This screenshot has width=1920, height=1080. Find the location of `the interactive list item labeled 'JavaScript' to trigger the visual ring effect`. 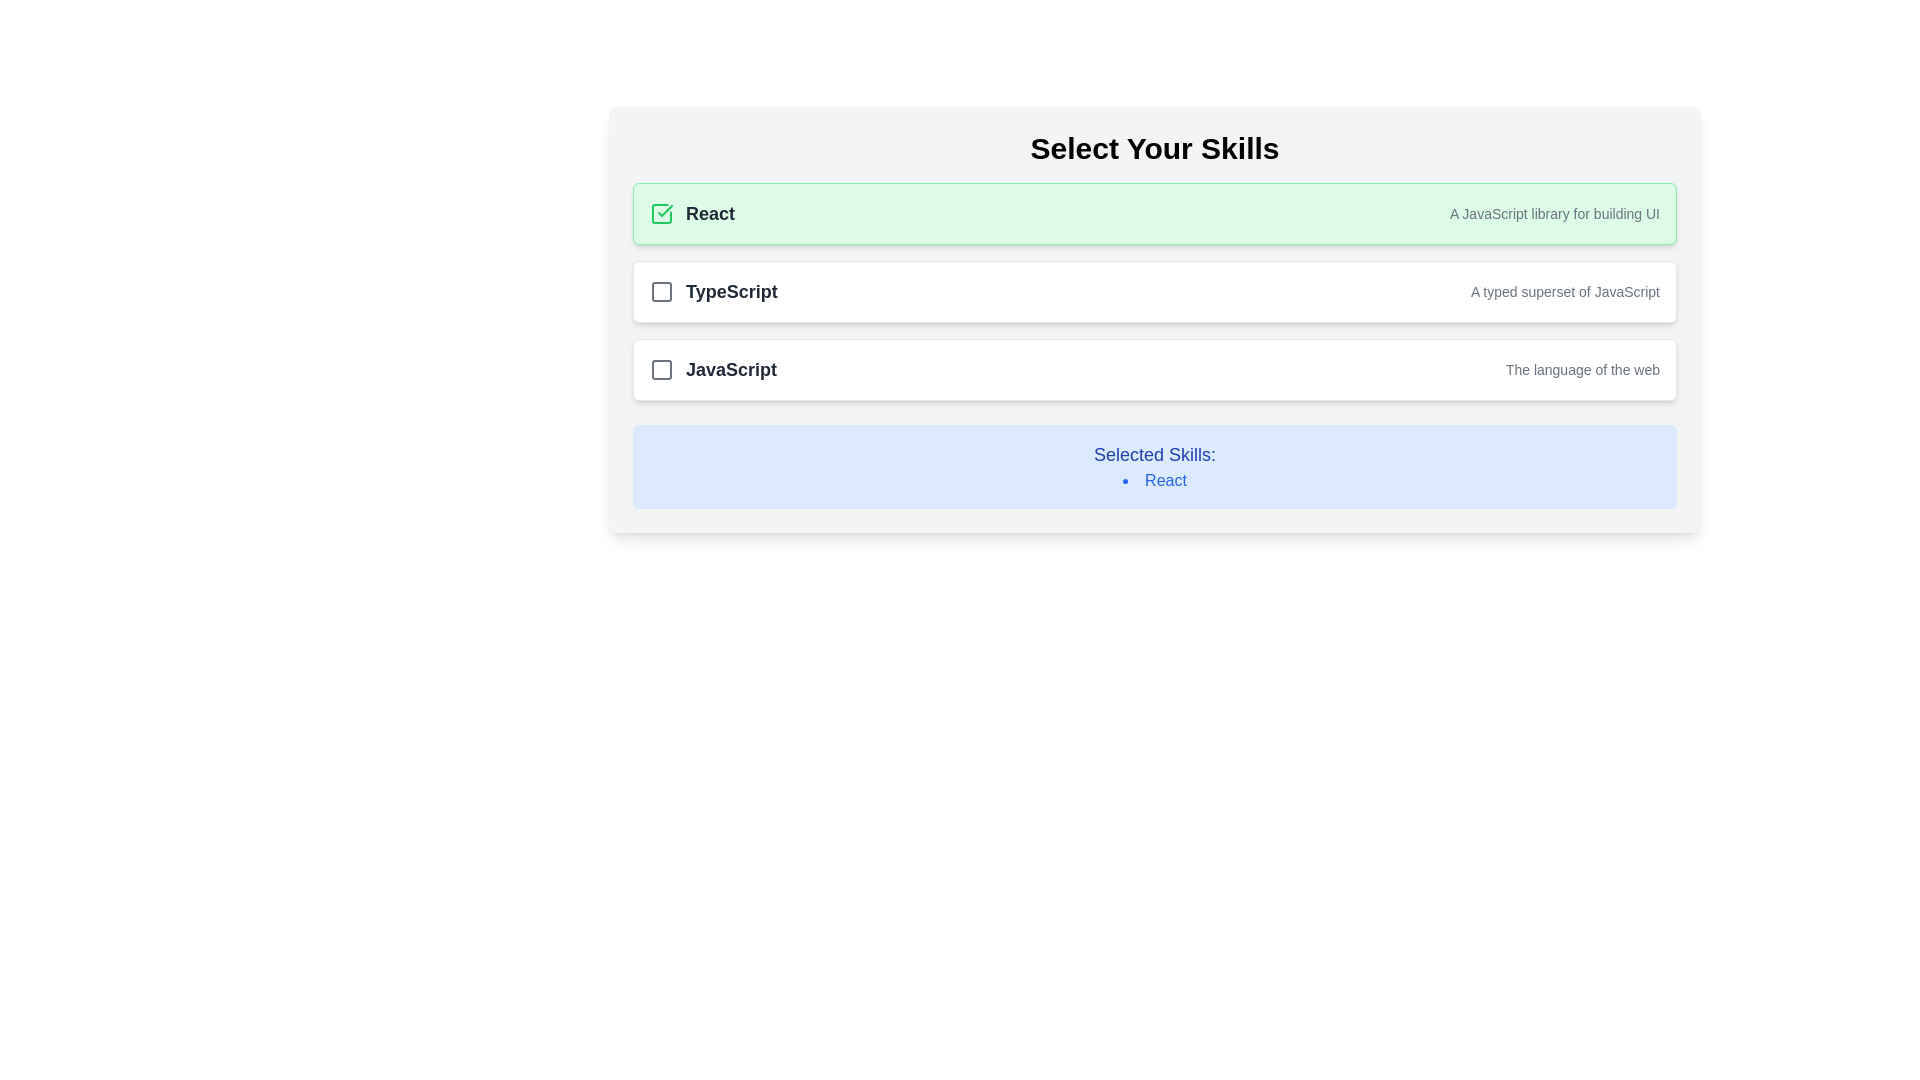

the interactive list item labeled 'JavaScript' to trigger the visual ring effect is located at coordinates (1155, 370).